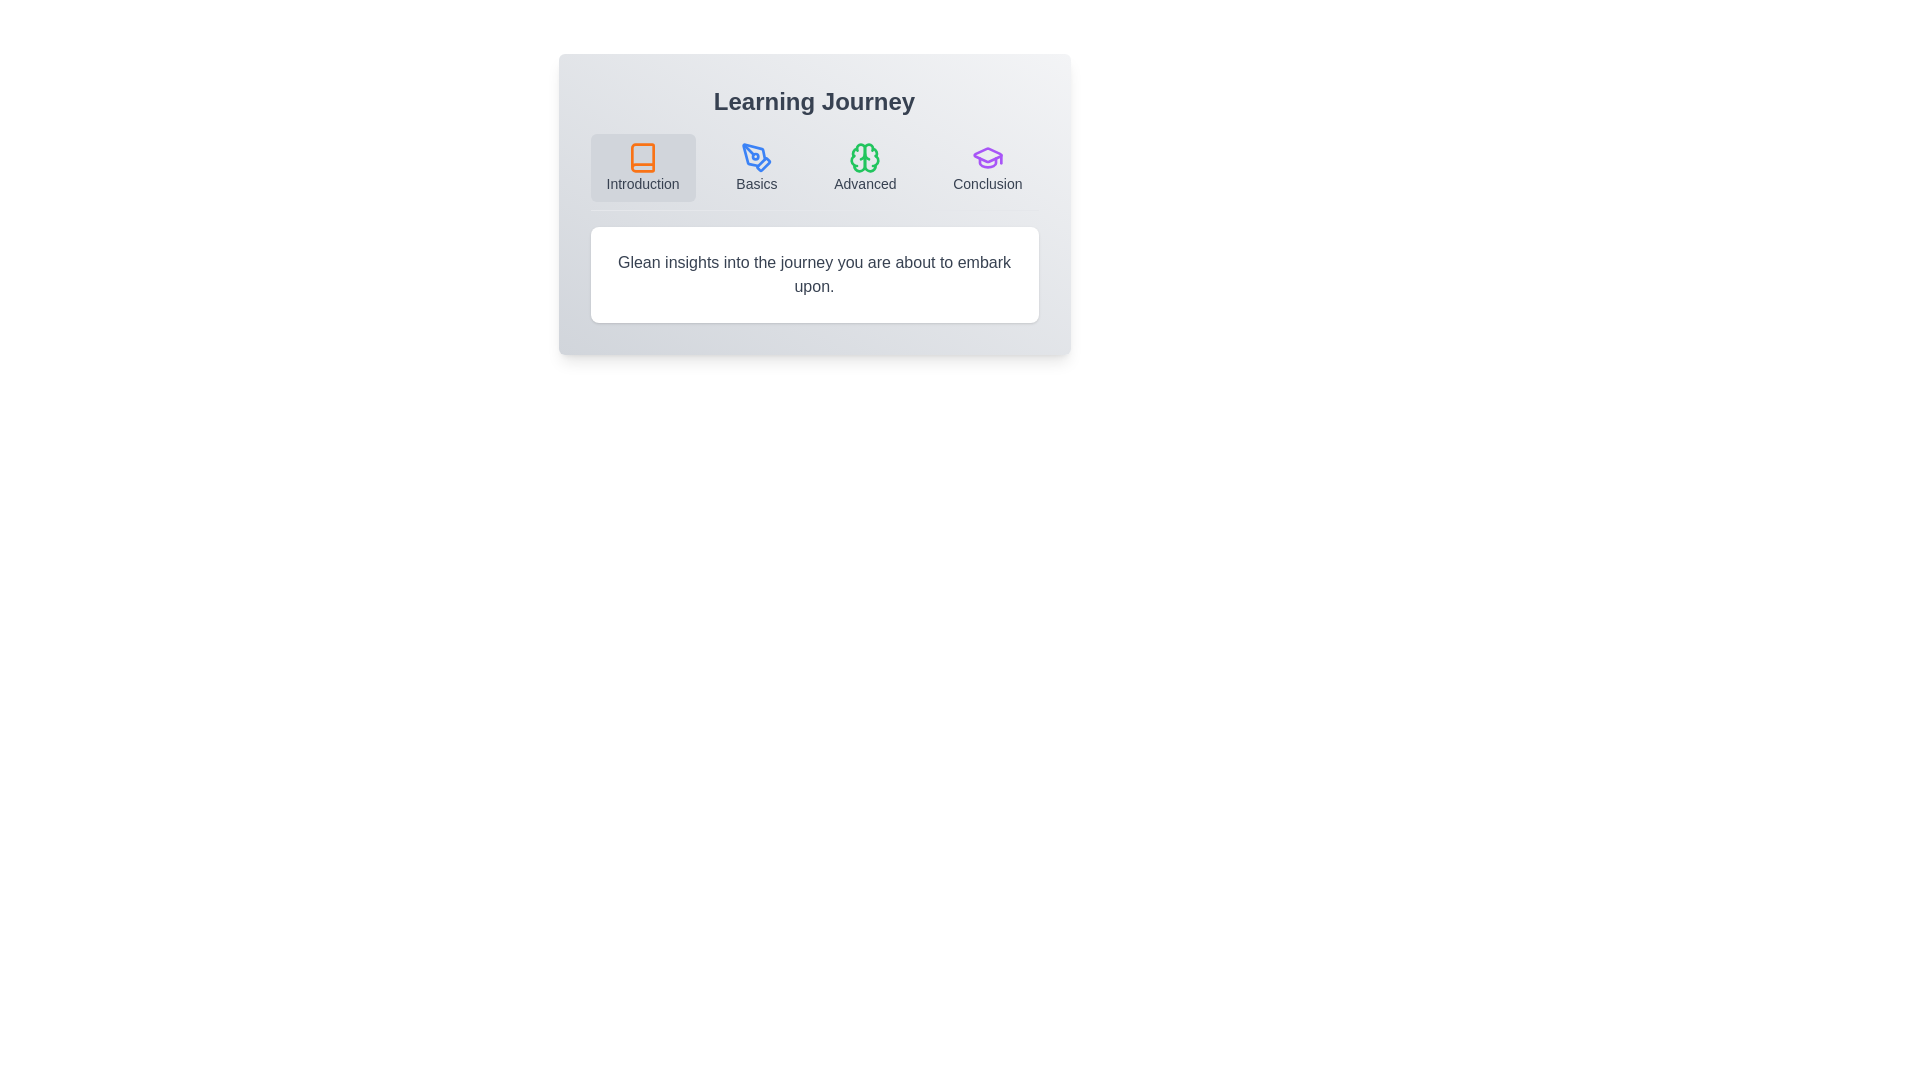 This screenshot has width=1920, height=1080. Describe the element at coordinates (814, 101) in the screenshot. I see `the title 'Learning Journey'` at that location.